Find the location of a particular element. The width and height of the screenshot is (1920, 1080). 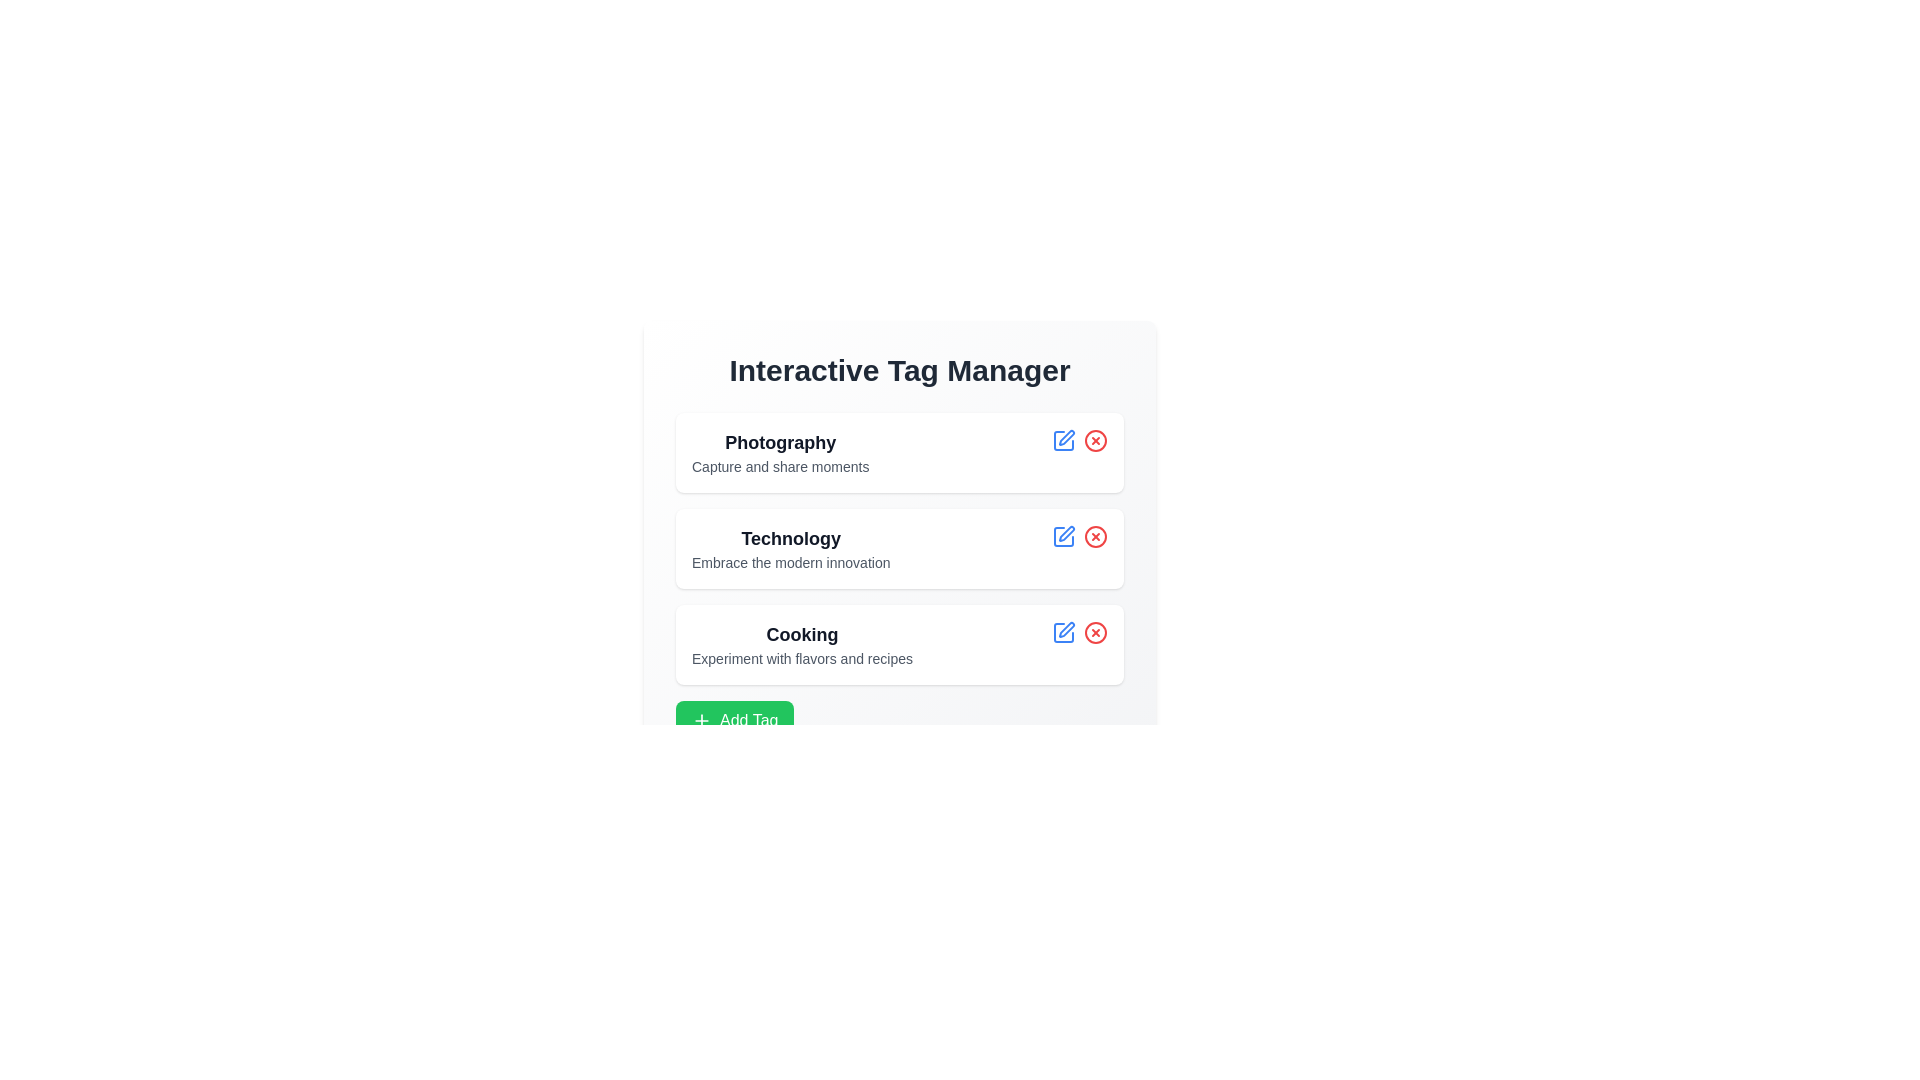

the descriptive subtitle text label that provides additional information about the 'Technology' section, which is positioned directly underneath the bold 'Technology' text is located at coordinates (790, 563).